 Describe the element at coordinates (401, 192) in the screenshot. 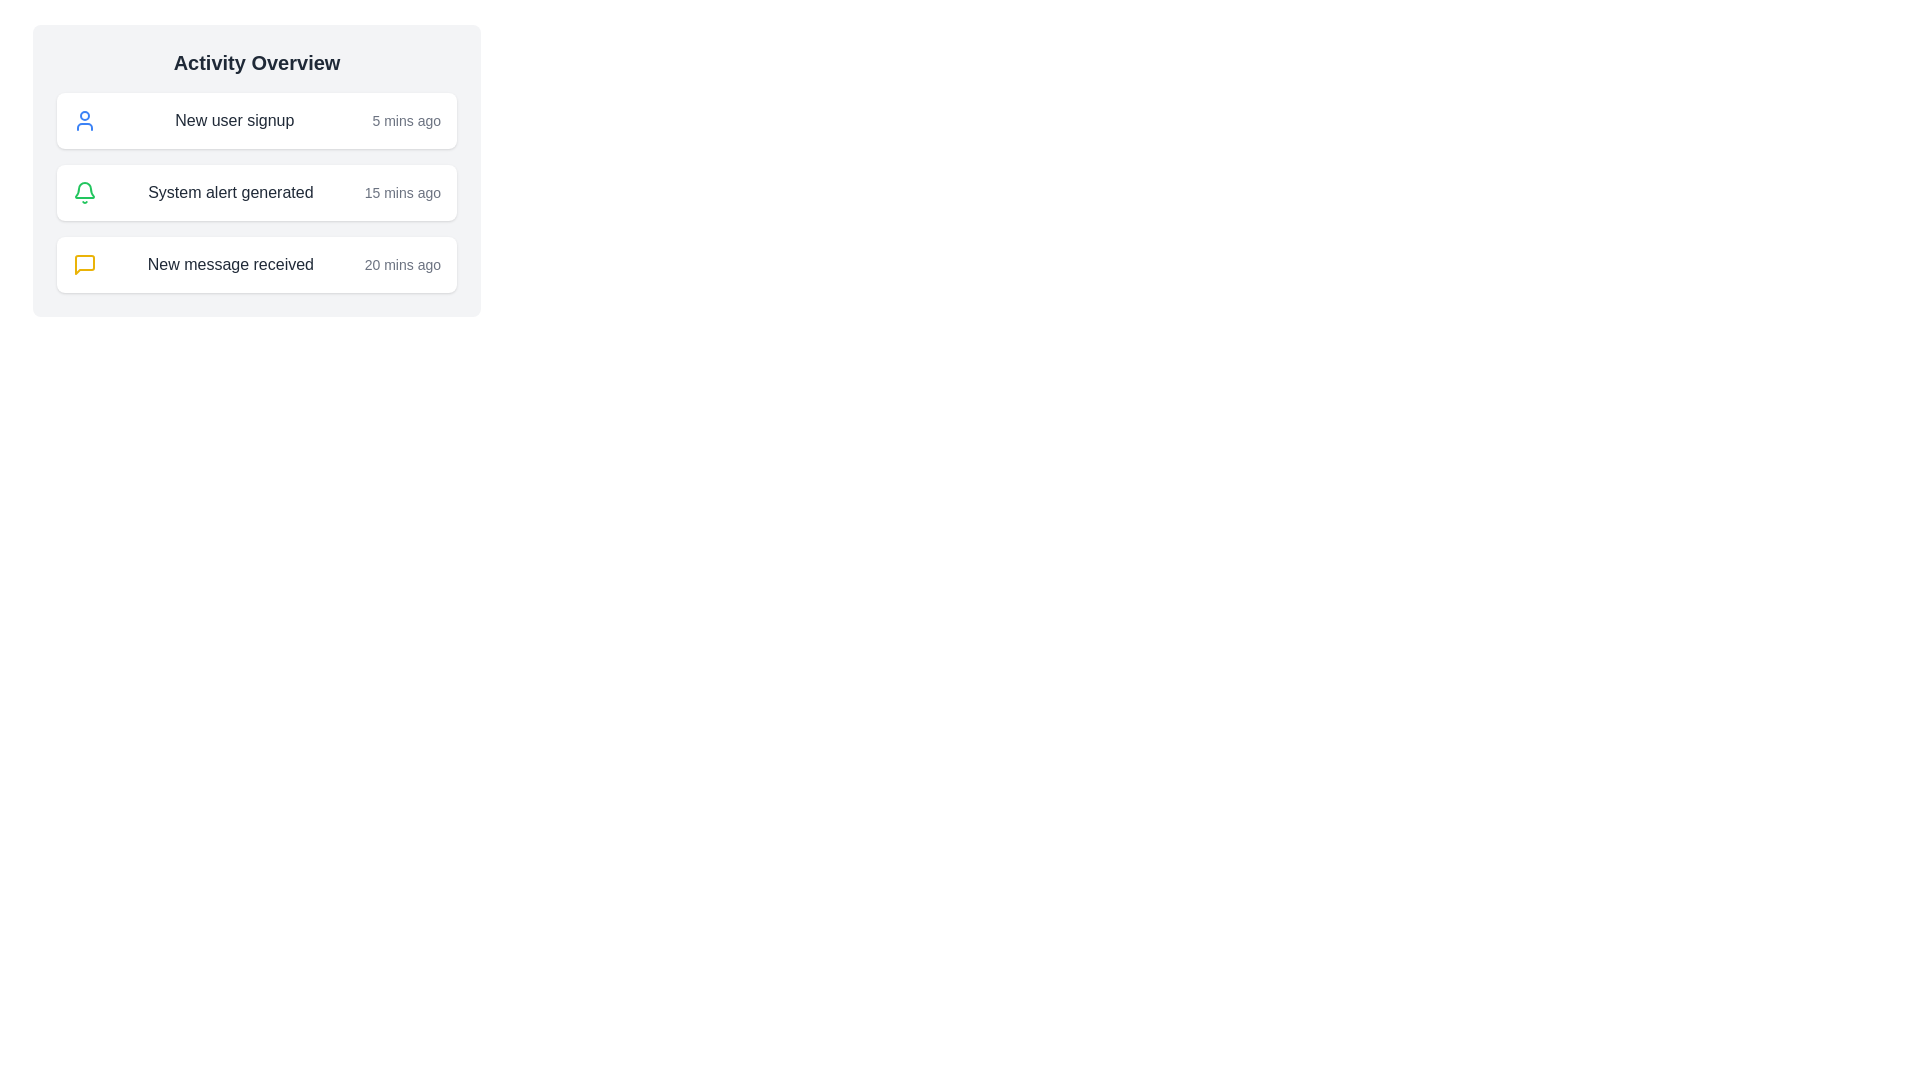

I see `the text label that informs the user about the time associated with the task or event 'System alert generated', located to the far right within the notification box` at that location.